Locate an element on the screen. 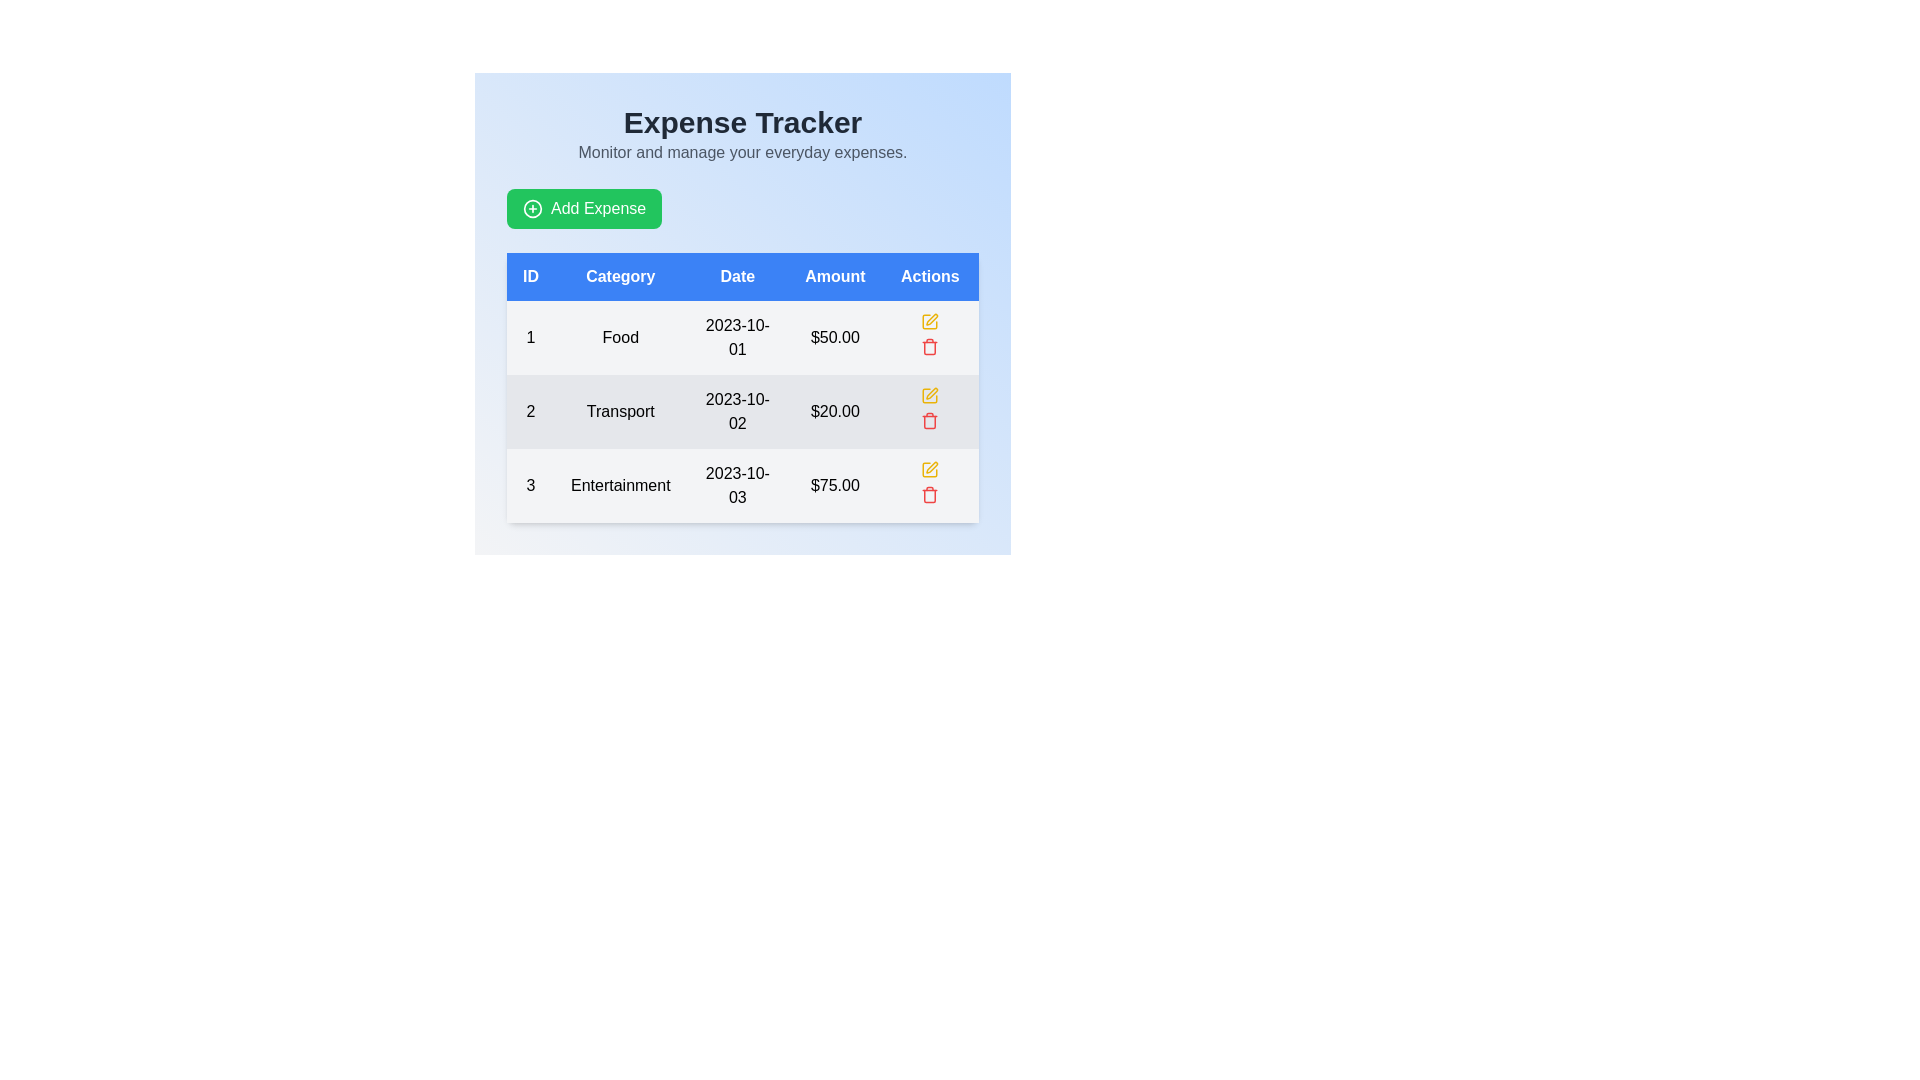 The width and height of the screenshot is (1920, 1080). the pen icon located in the second row of the table under the 'Actions' column, adjacent to 'Transport' is located at coordinates (931, 318).